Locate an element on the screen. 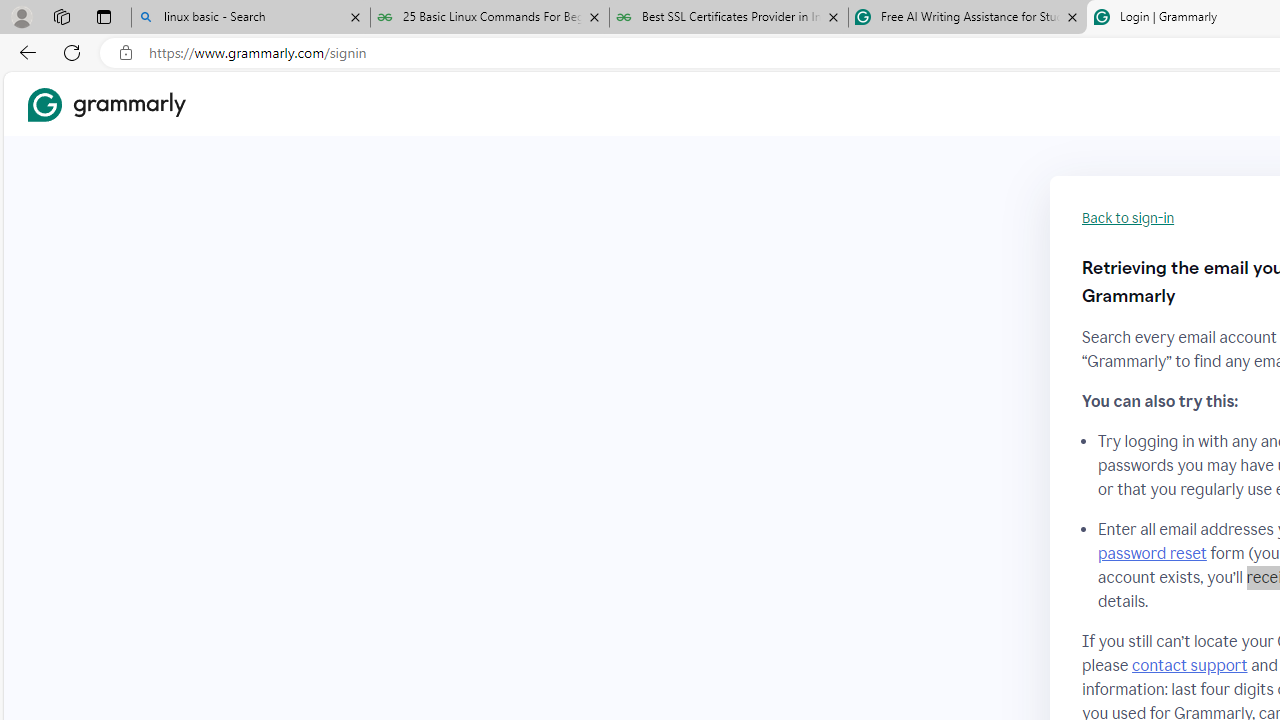 This screenshot has height=720, width=1280. 'password reset' is located at coordinates (1152, 554).